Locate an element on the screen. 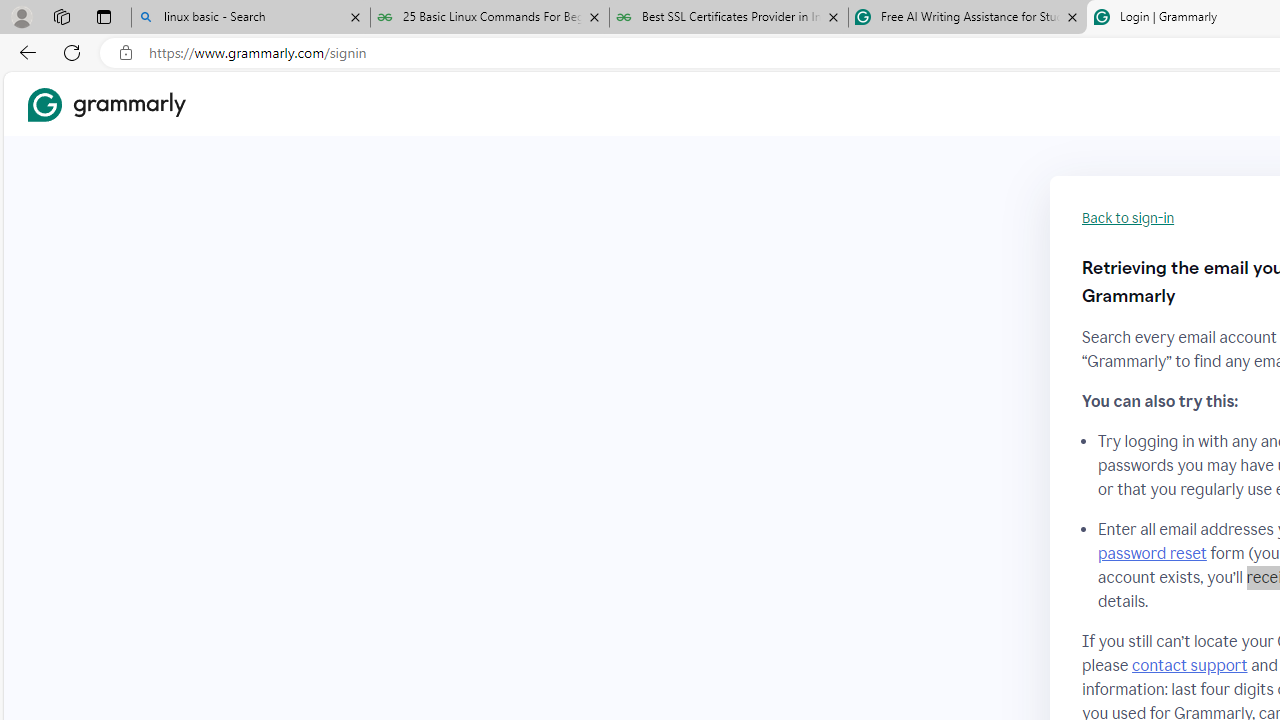 This screenshot has height=720, width=1280. 'password reset' is located at coordinates (1152, 554).